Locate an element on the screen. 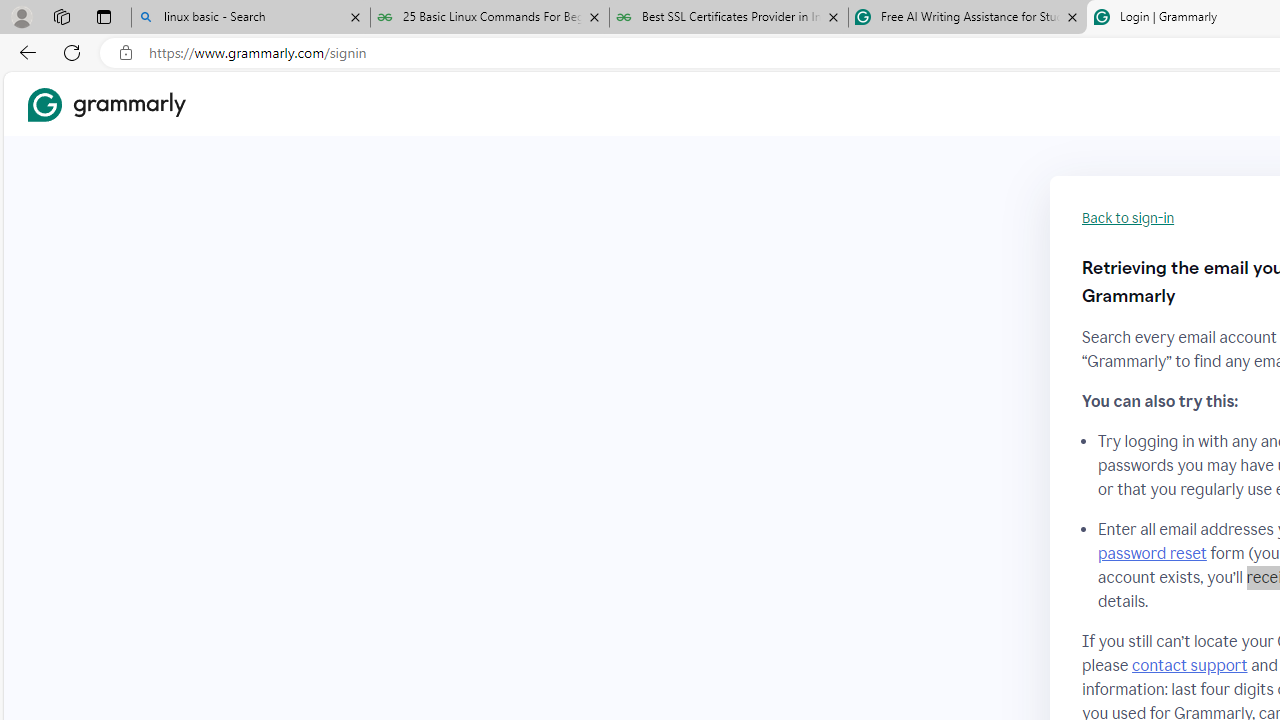 This screenshot has height=720, width=1280. 'password reset' is located at coordinates (1152, 554).